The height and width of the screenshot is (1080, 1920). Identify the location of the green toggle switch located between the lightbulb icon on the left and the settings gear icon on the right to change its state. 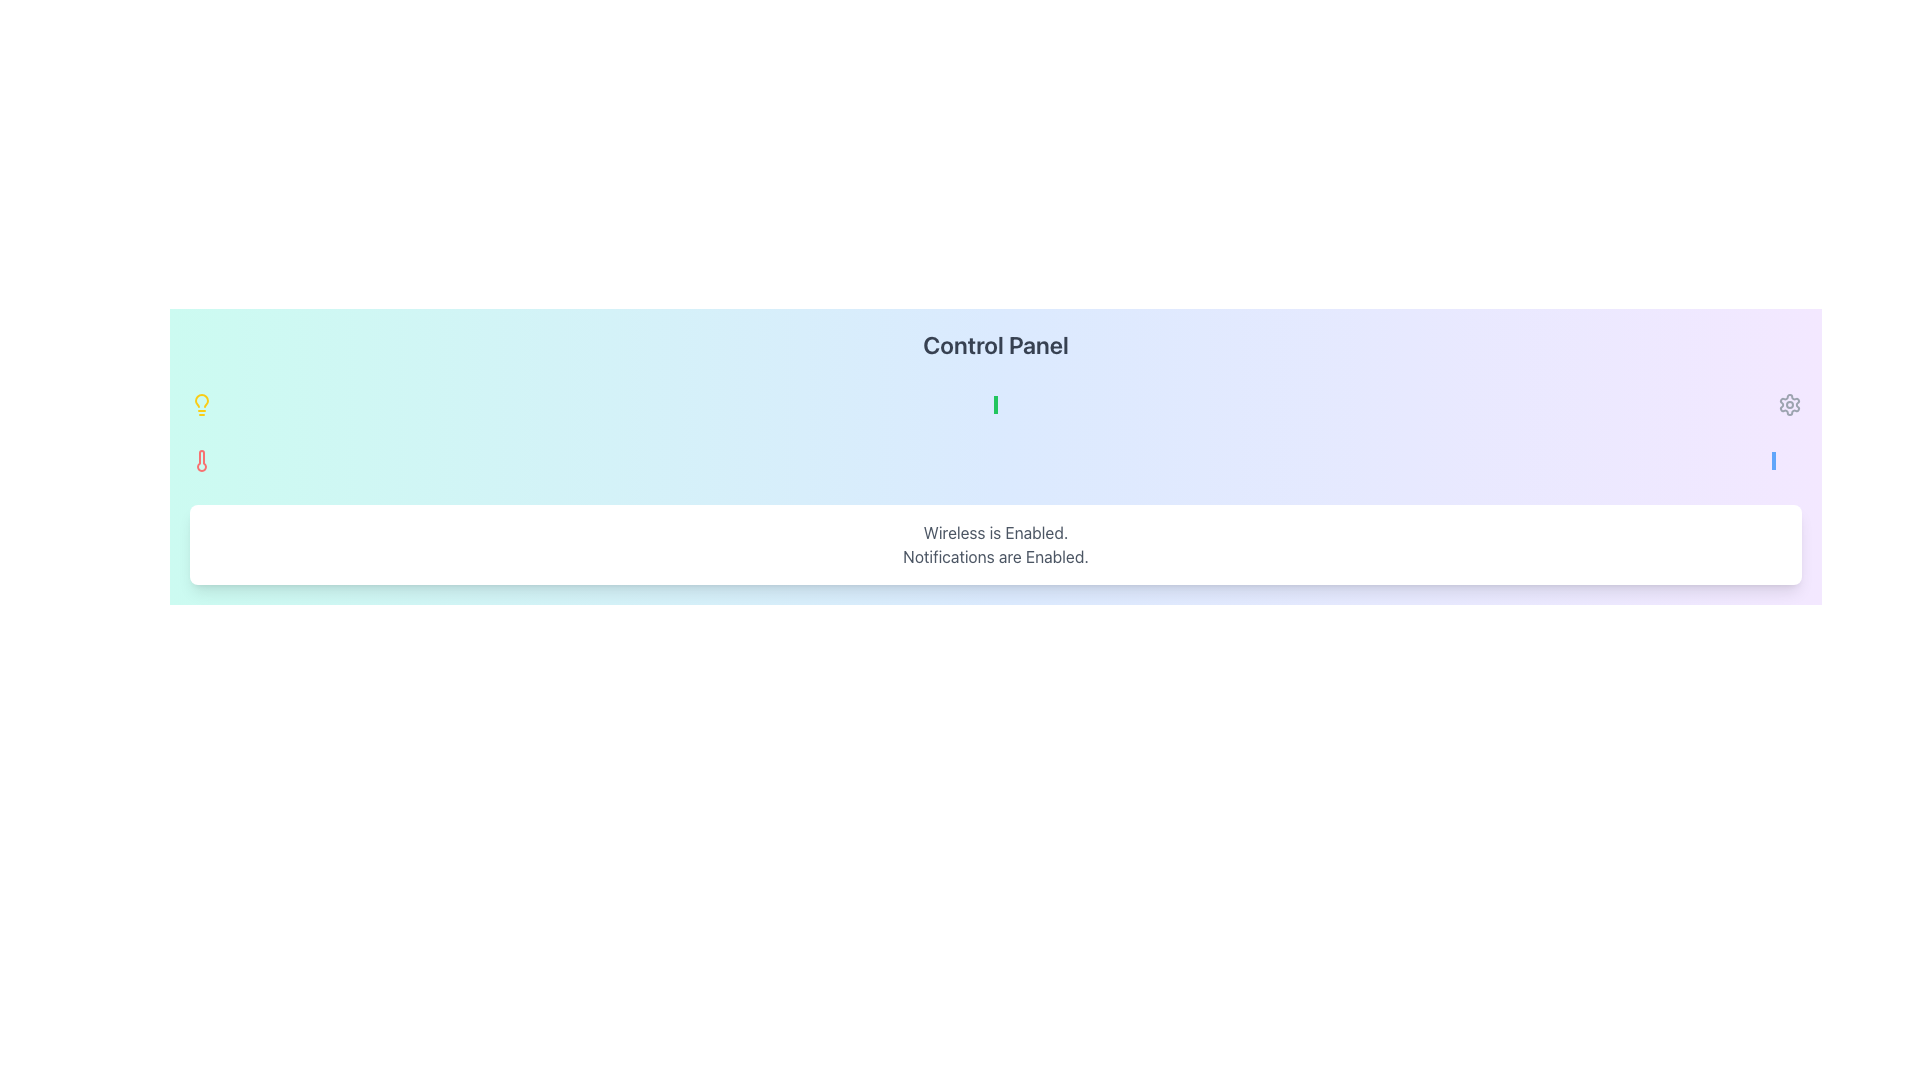
(996, 405).